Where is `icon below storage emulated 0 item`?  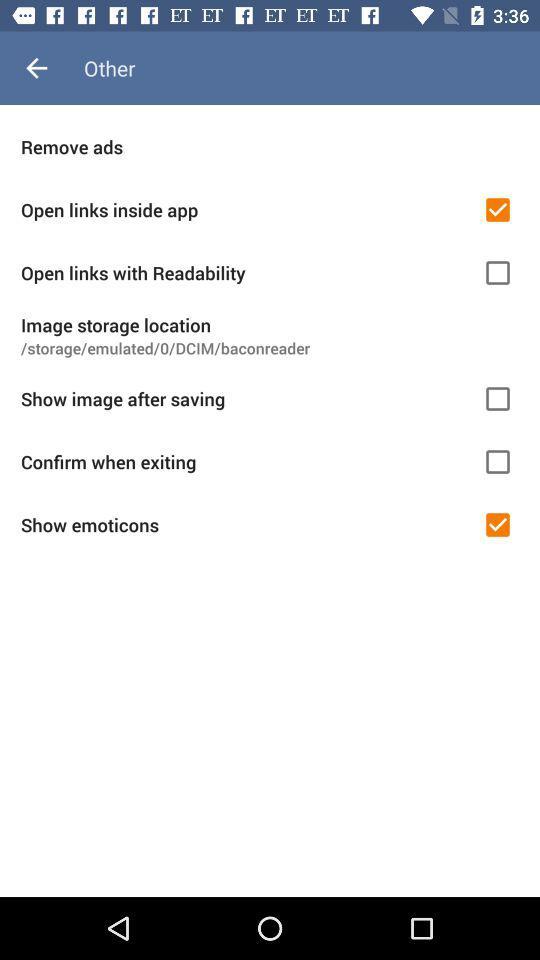
icon below storage emulated 0 item is located at coordinates (245, 397).